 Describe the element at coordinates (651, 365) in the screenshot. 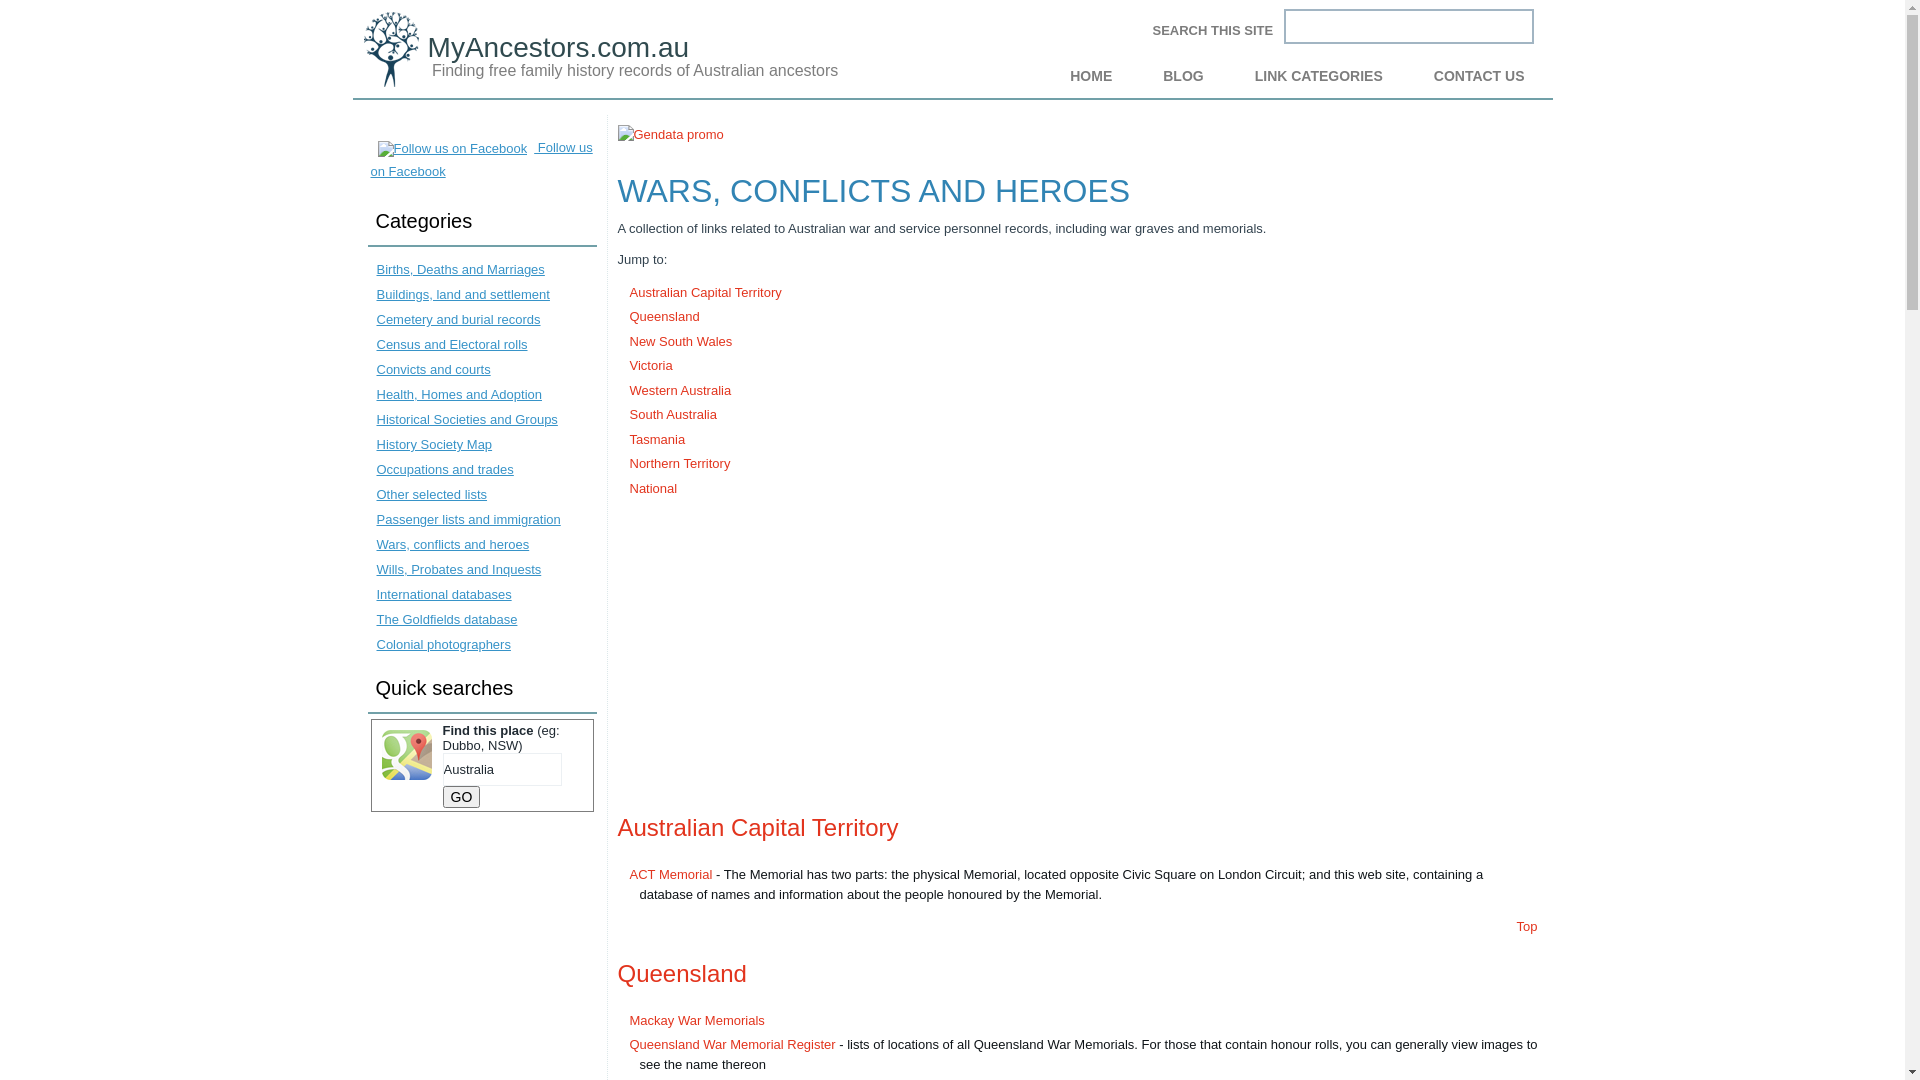

I see `'Victoria'` at that location.